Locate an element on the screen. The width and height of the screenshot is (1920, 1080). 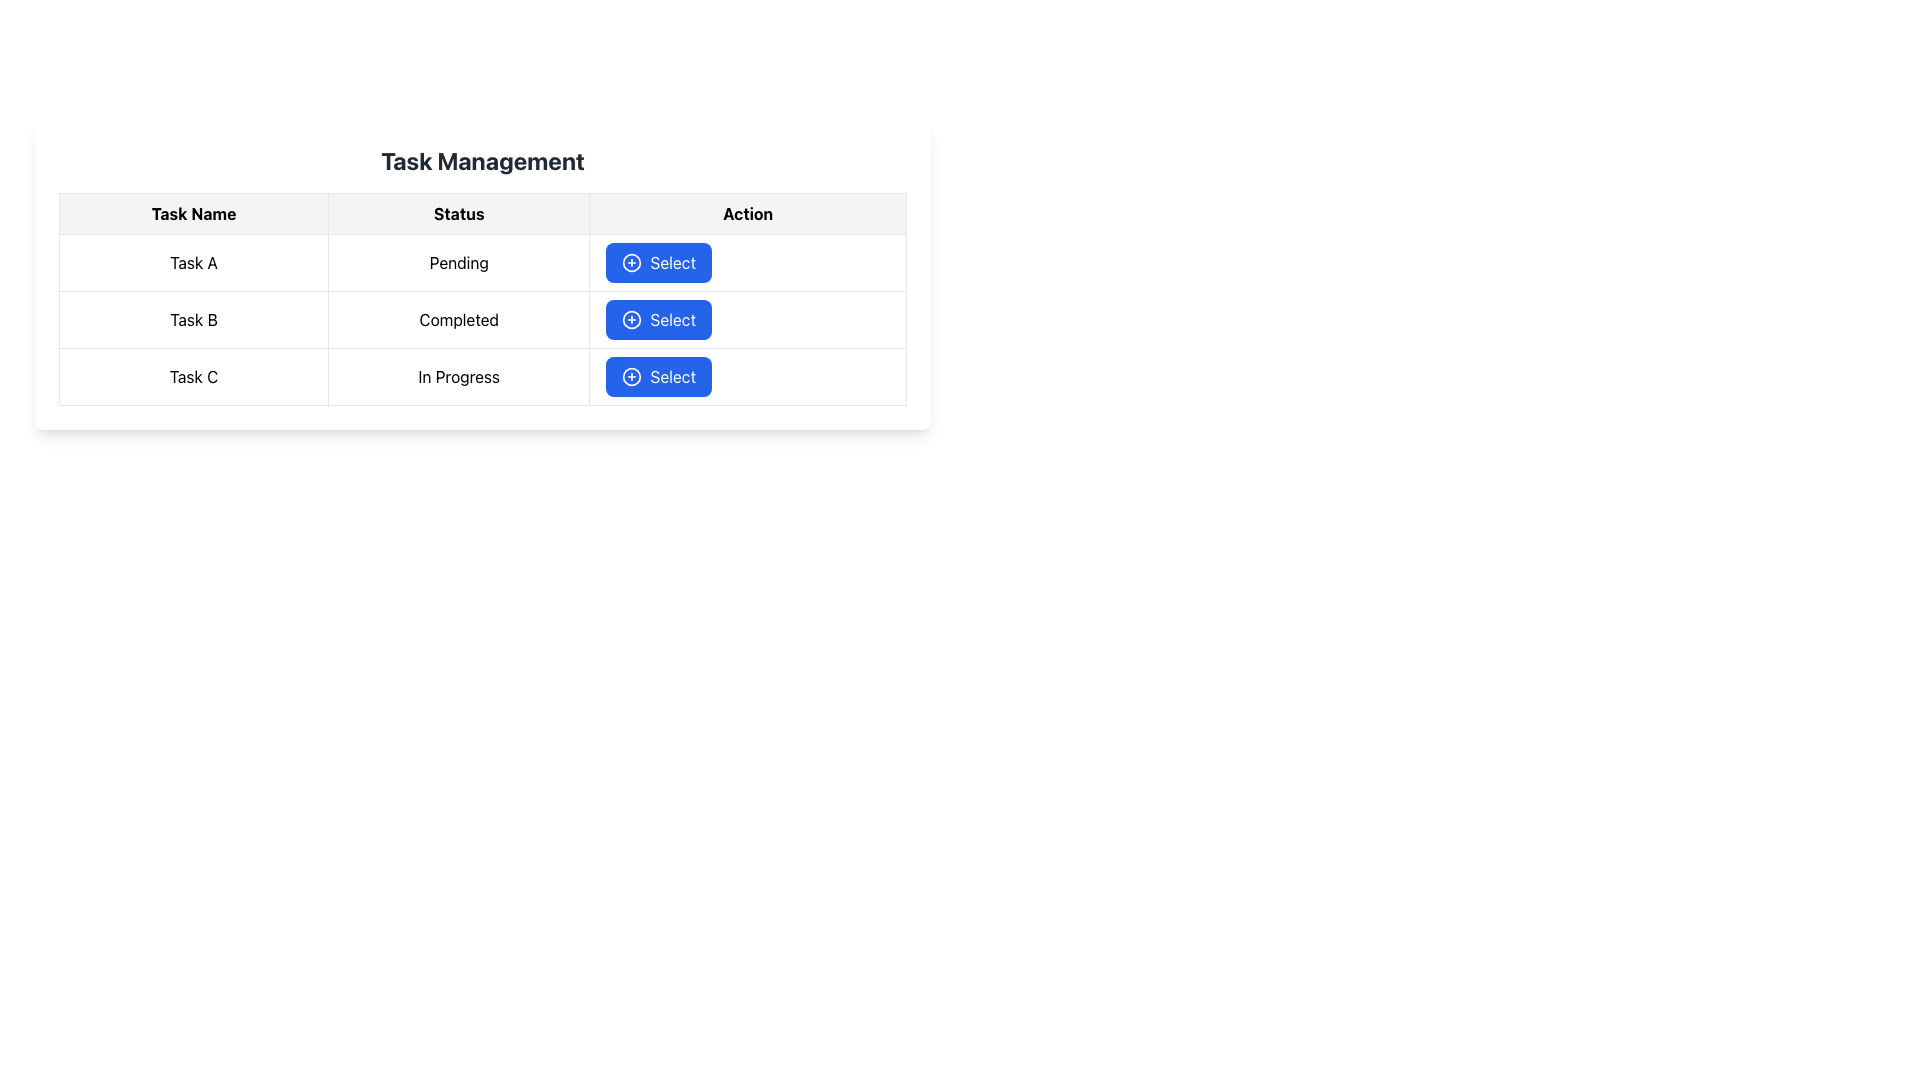
the third blue 'Select' button with rounded corners in the 'Action' column of the 'Task Management' table is located at coordinates (673, 377).